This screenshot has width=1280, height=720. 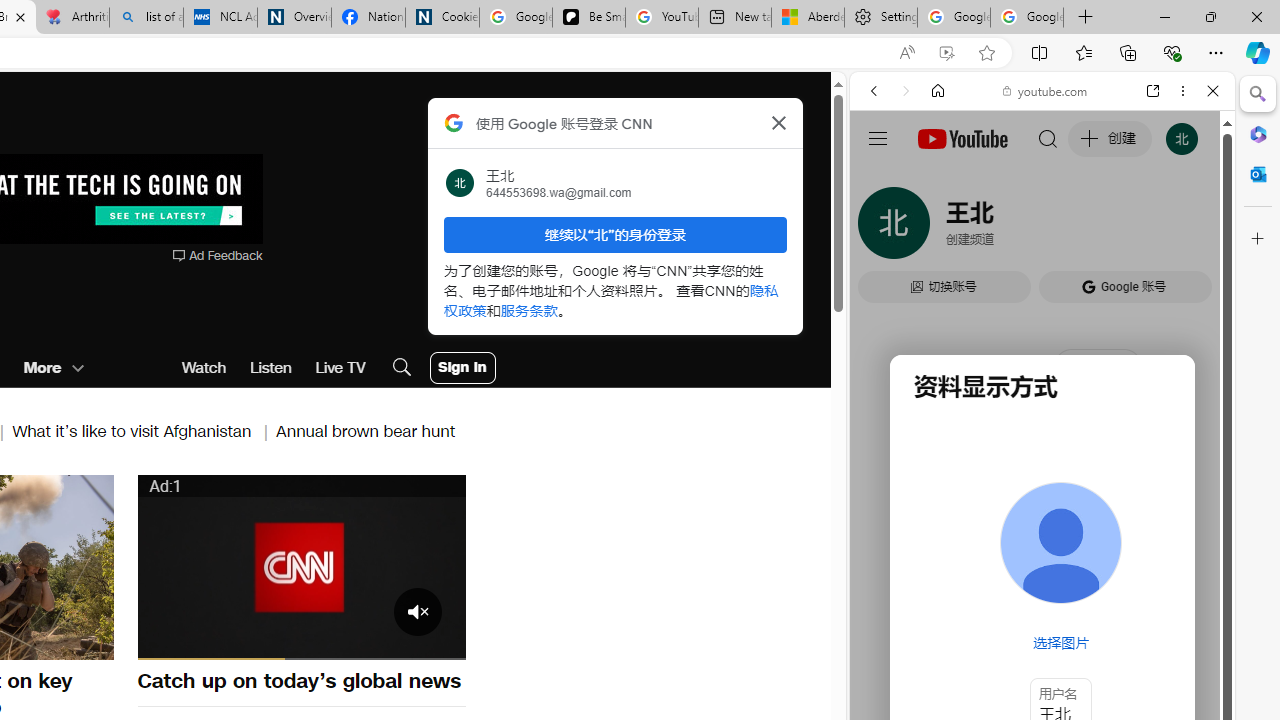 What do you see at coordinates (366, 430) in the screenshot?
I see `'Annual brown bear hunt'` at bounding box center [366, 430].